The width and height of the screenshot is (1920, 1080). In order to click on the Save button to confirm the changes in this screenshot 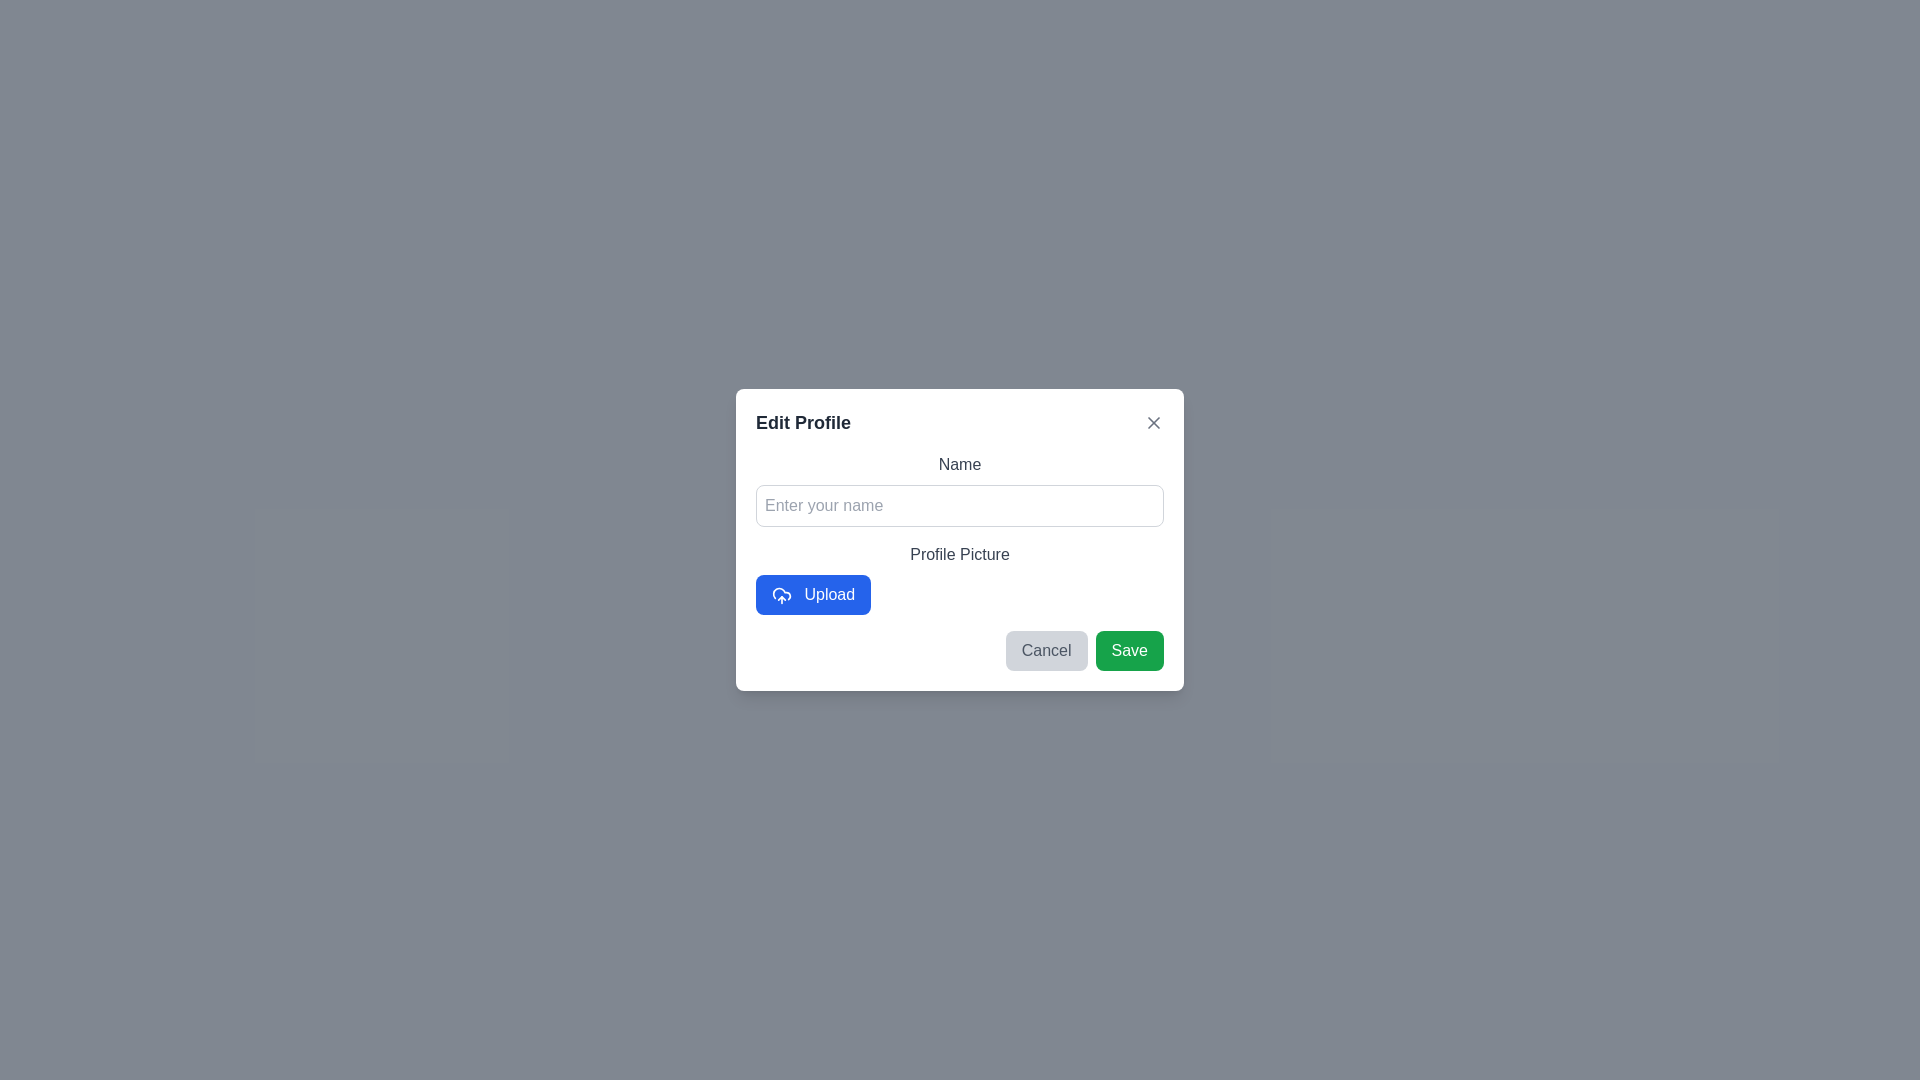, I will do `click(1128, 651)`.